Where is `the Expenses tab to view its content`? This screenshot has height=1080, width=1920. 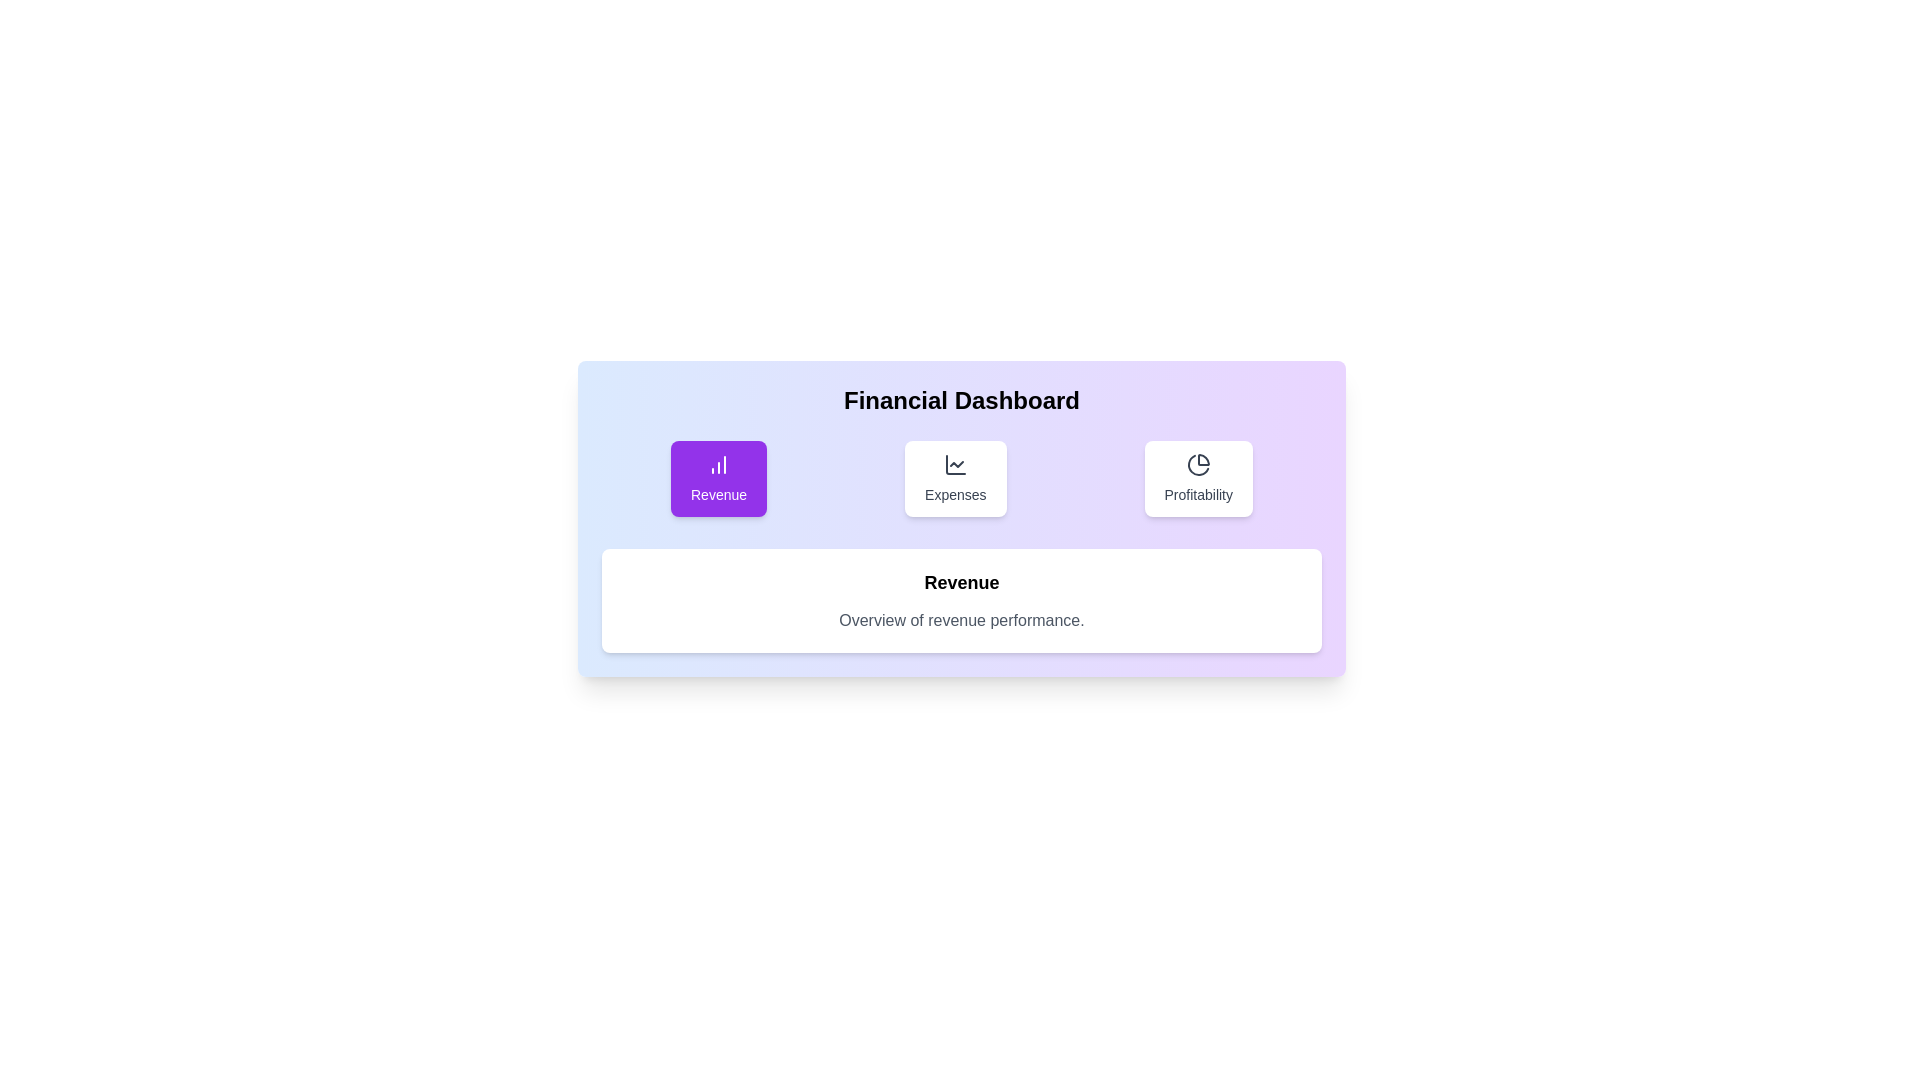 the Expenses tab to view its content is located at coordinates (954, 478).